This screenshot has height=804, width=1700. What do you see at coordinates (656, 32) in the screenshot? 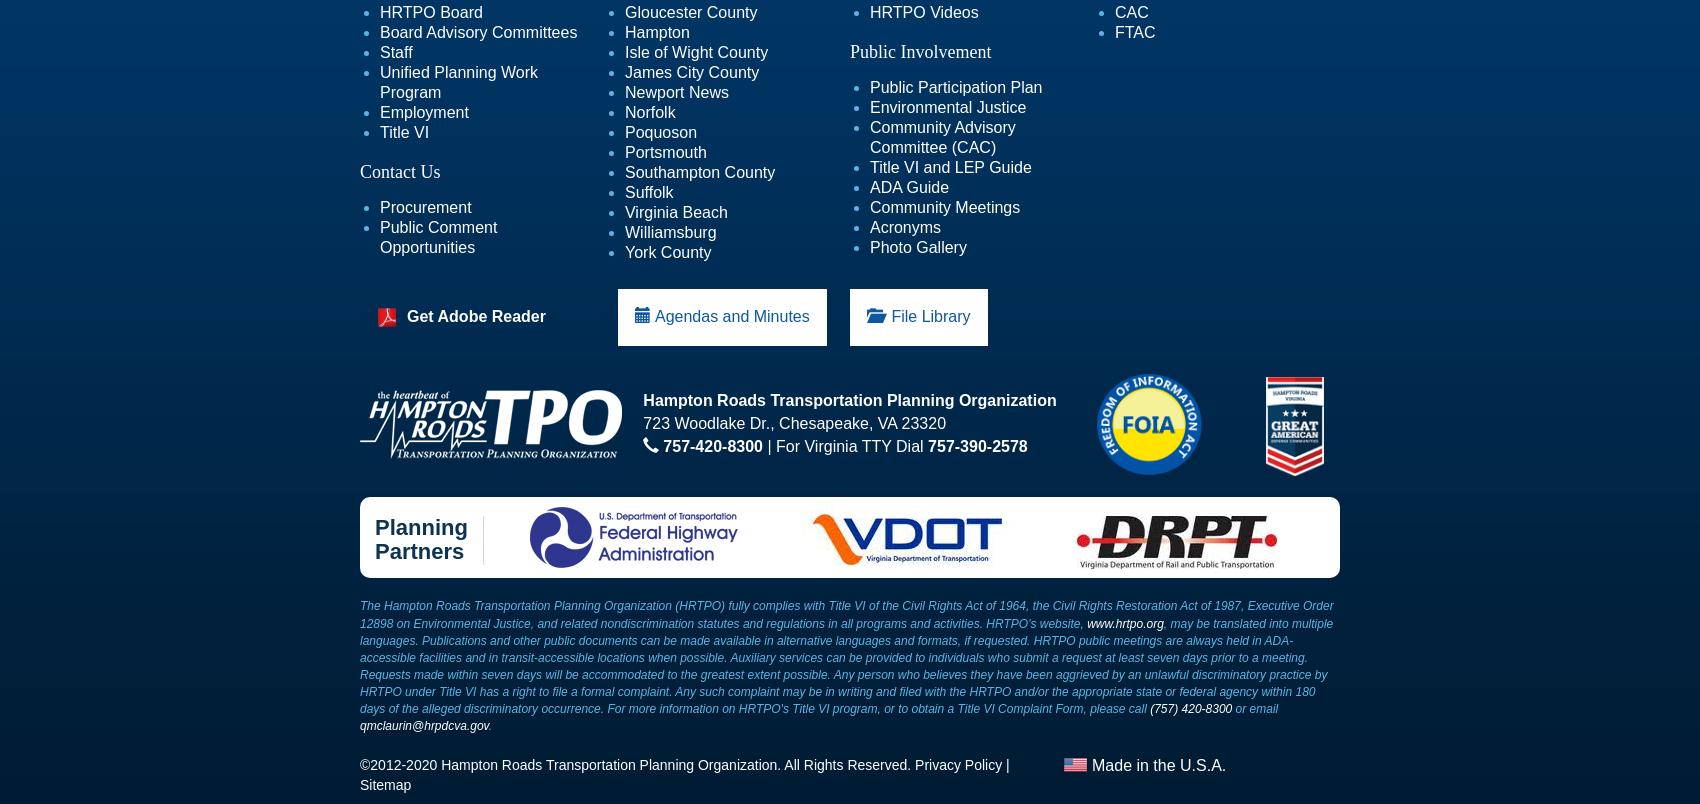
I see `'Hampton'` at bounding box center [656, 32].